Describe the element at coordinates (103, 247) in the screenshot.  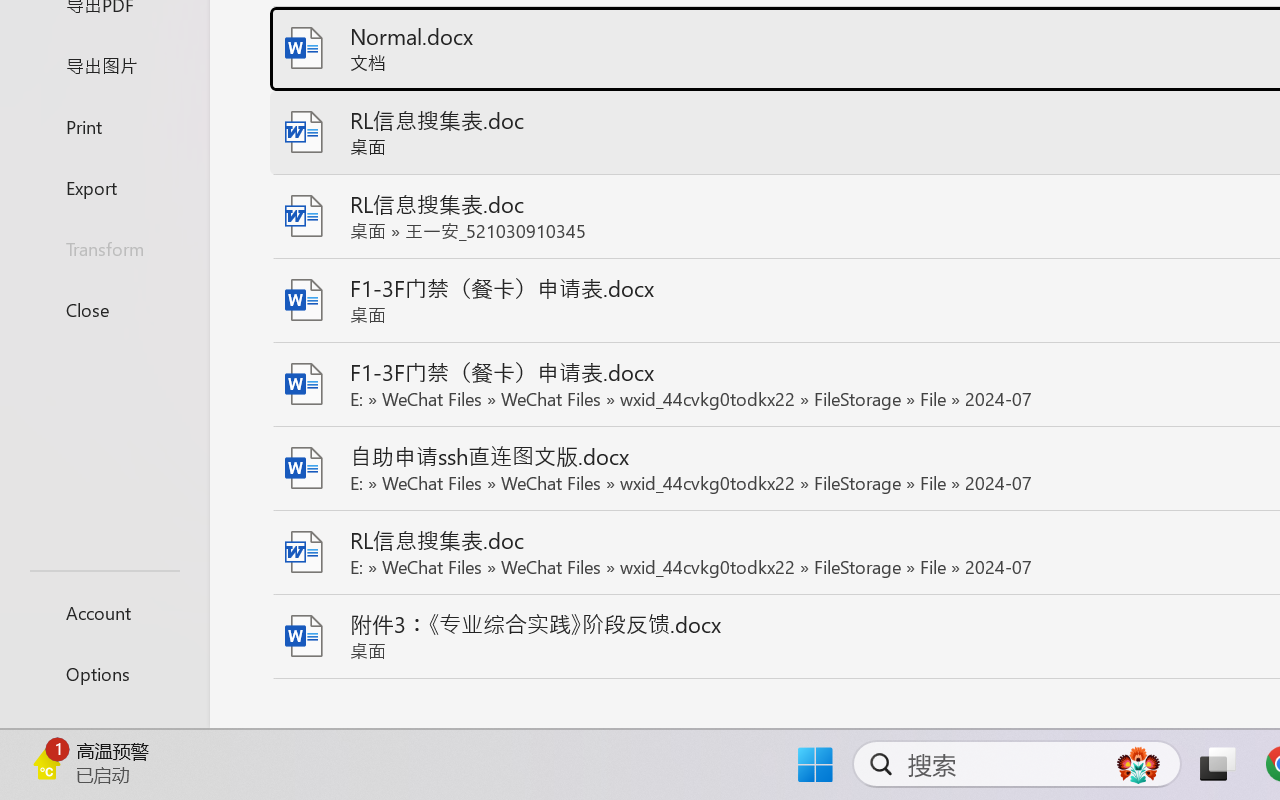
I see `'Transform'` at that location.